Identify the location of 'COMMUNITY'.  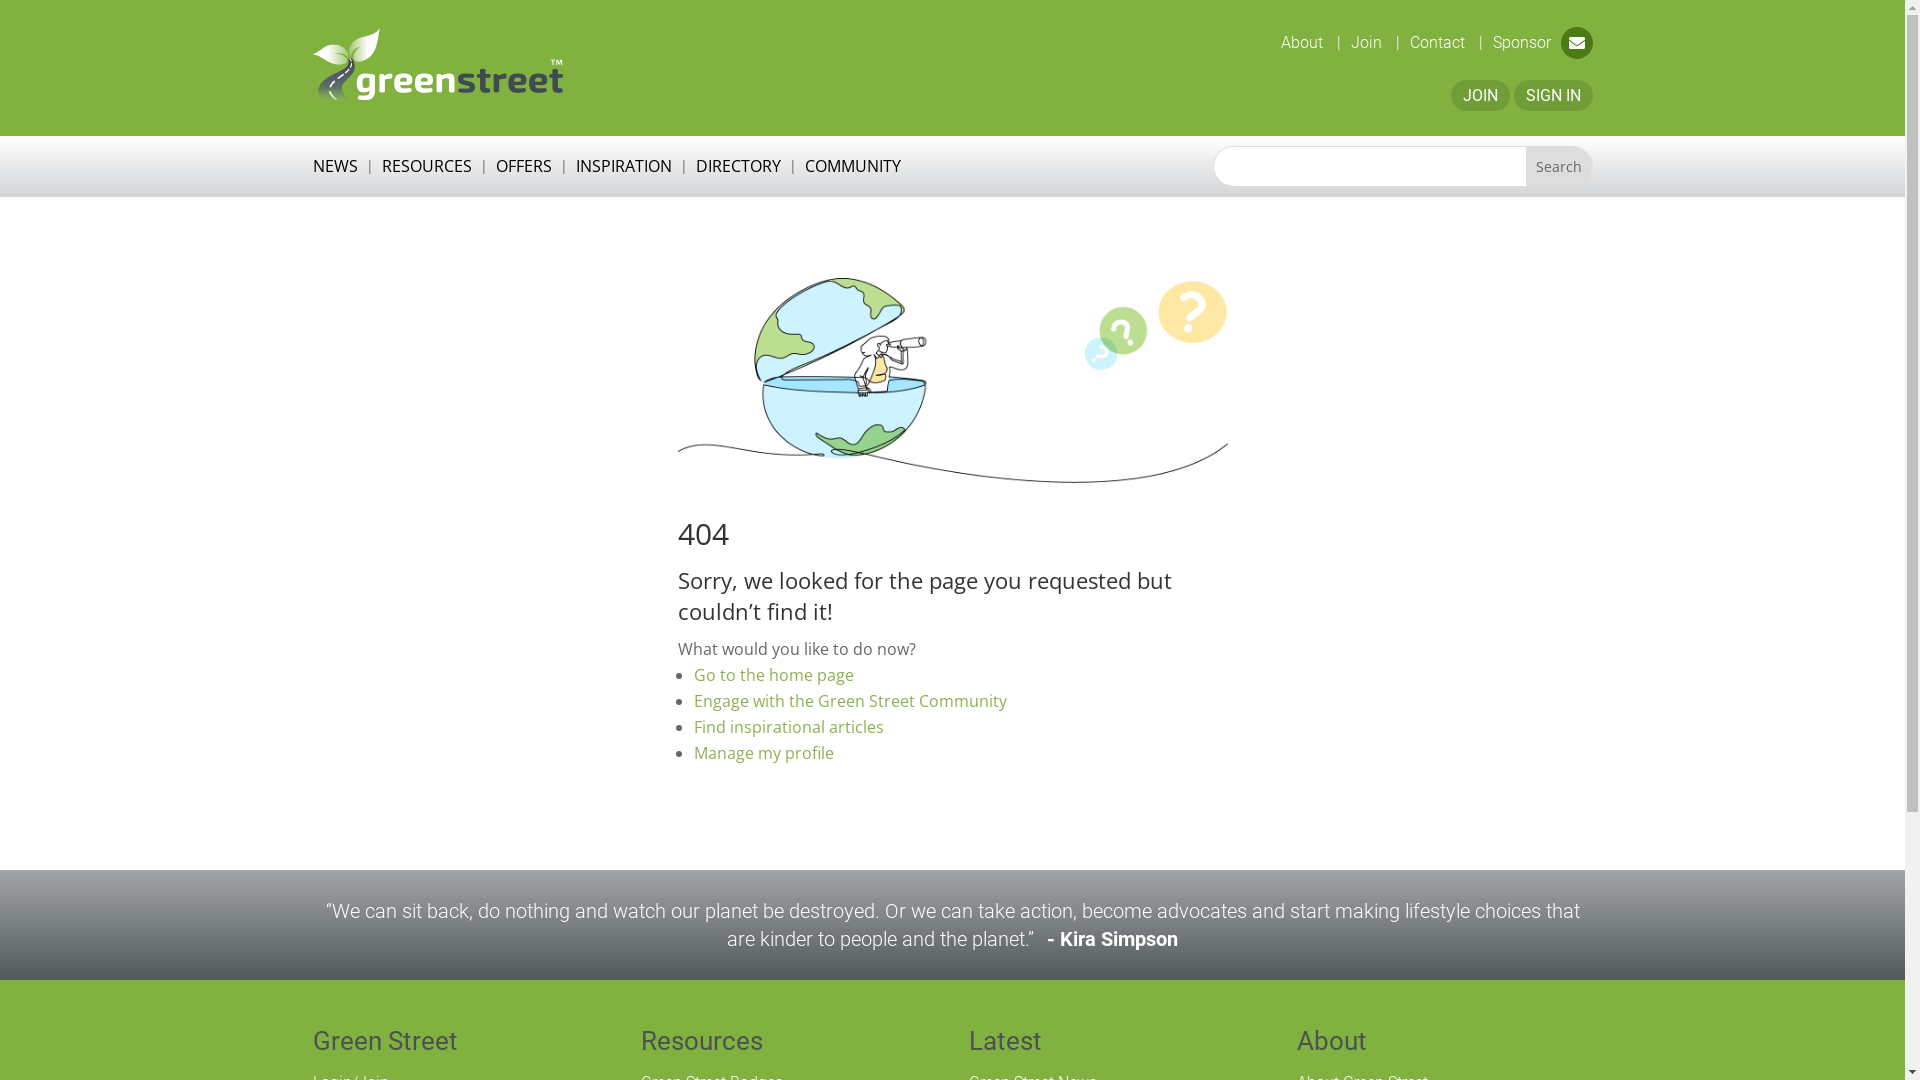
(851, 168).